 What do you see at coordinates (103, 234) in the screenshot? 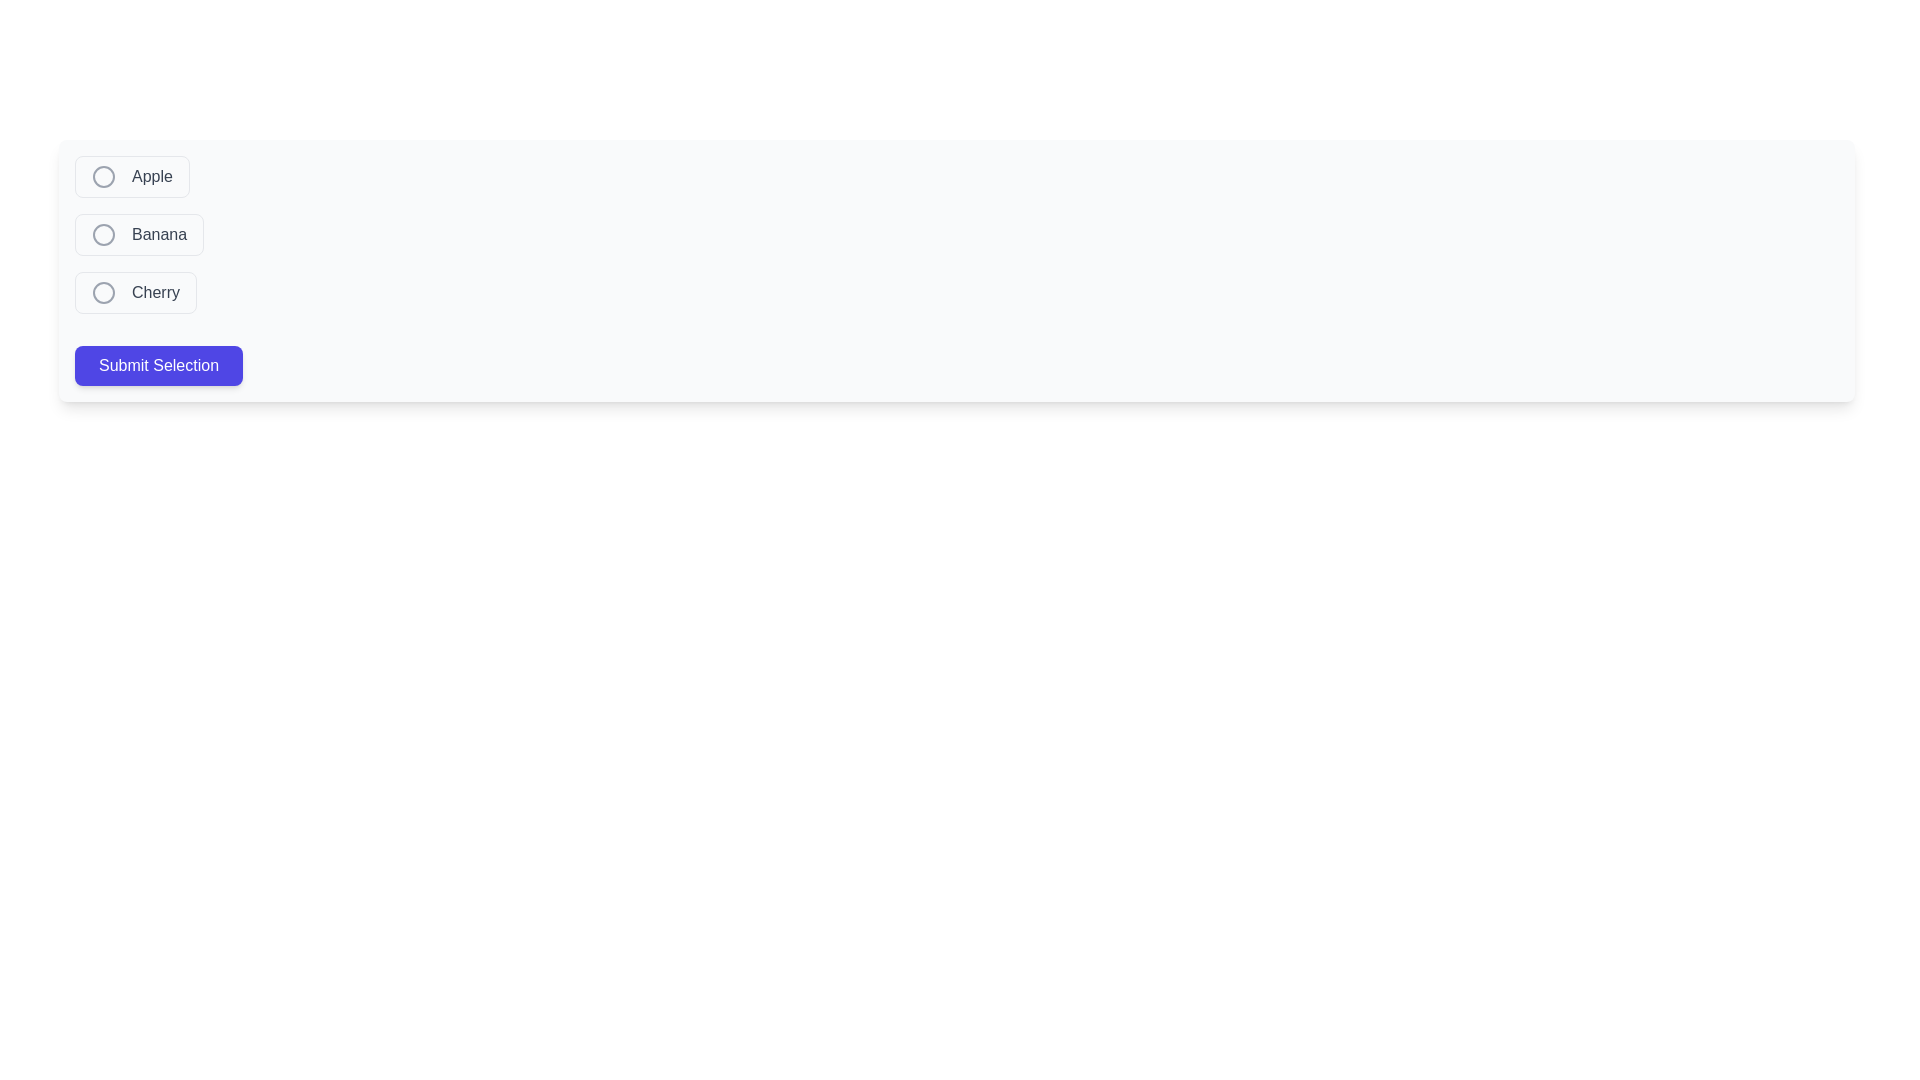
I see `the second radio button labeled 'Banana' using the keyboard to select it` at bounding box center [103, 234].